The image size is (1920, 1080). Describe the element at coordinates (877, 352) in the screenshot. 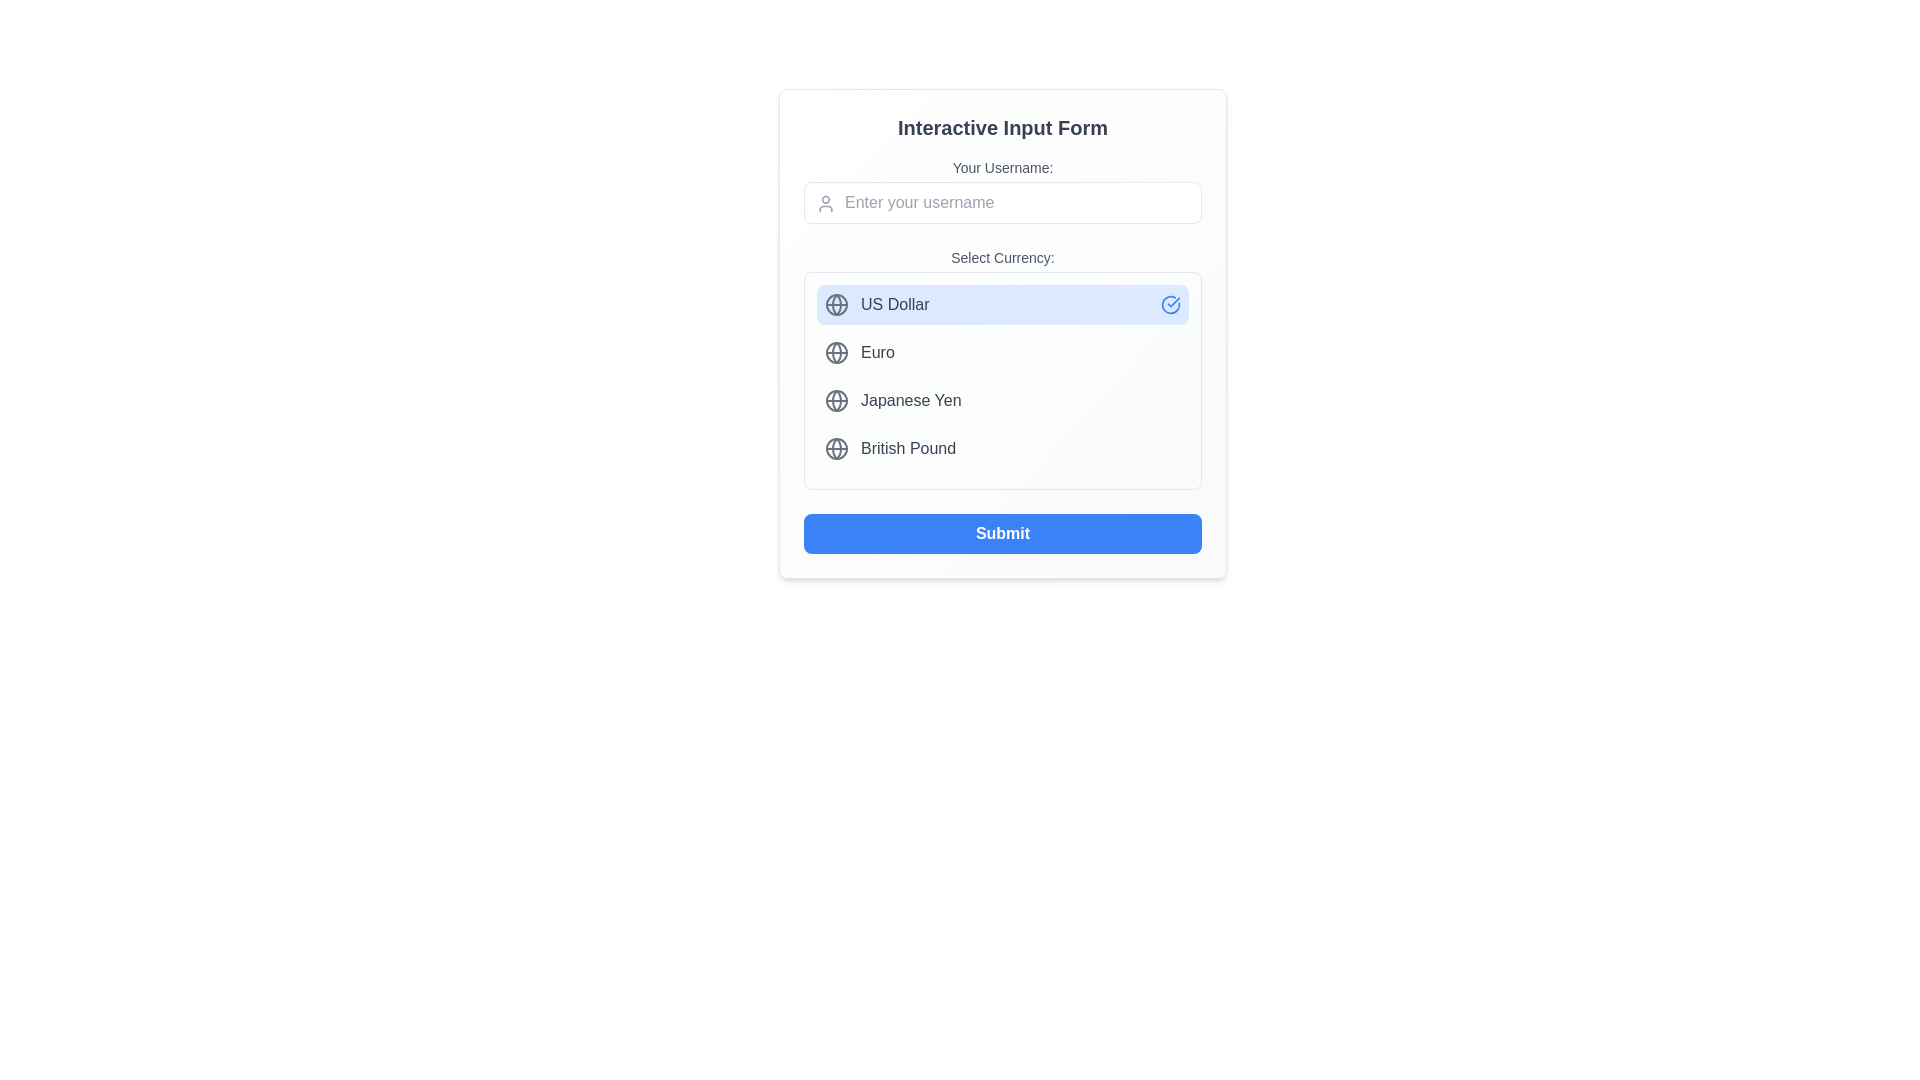

I see `the 'Euro' currency option label in the dropdown menu under 'Select Currency'` at that location.